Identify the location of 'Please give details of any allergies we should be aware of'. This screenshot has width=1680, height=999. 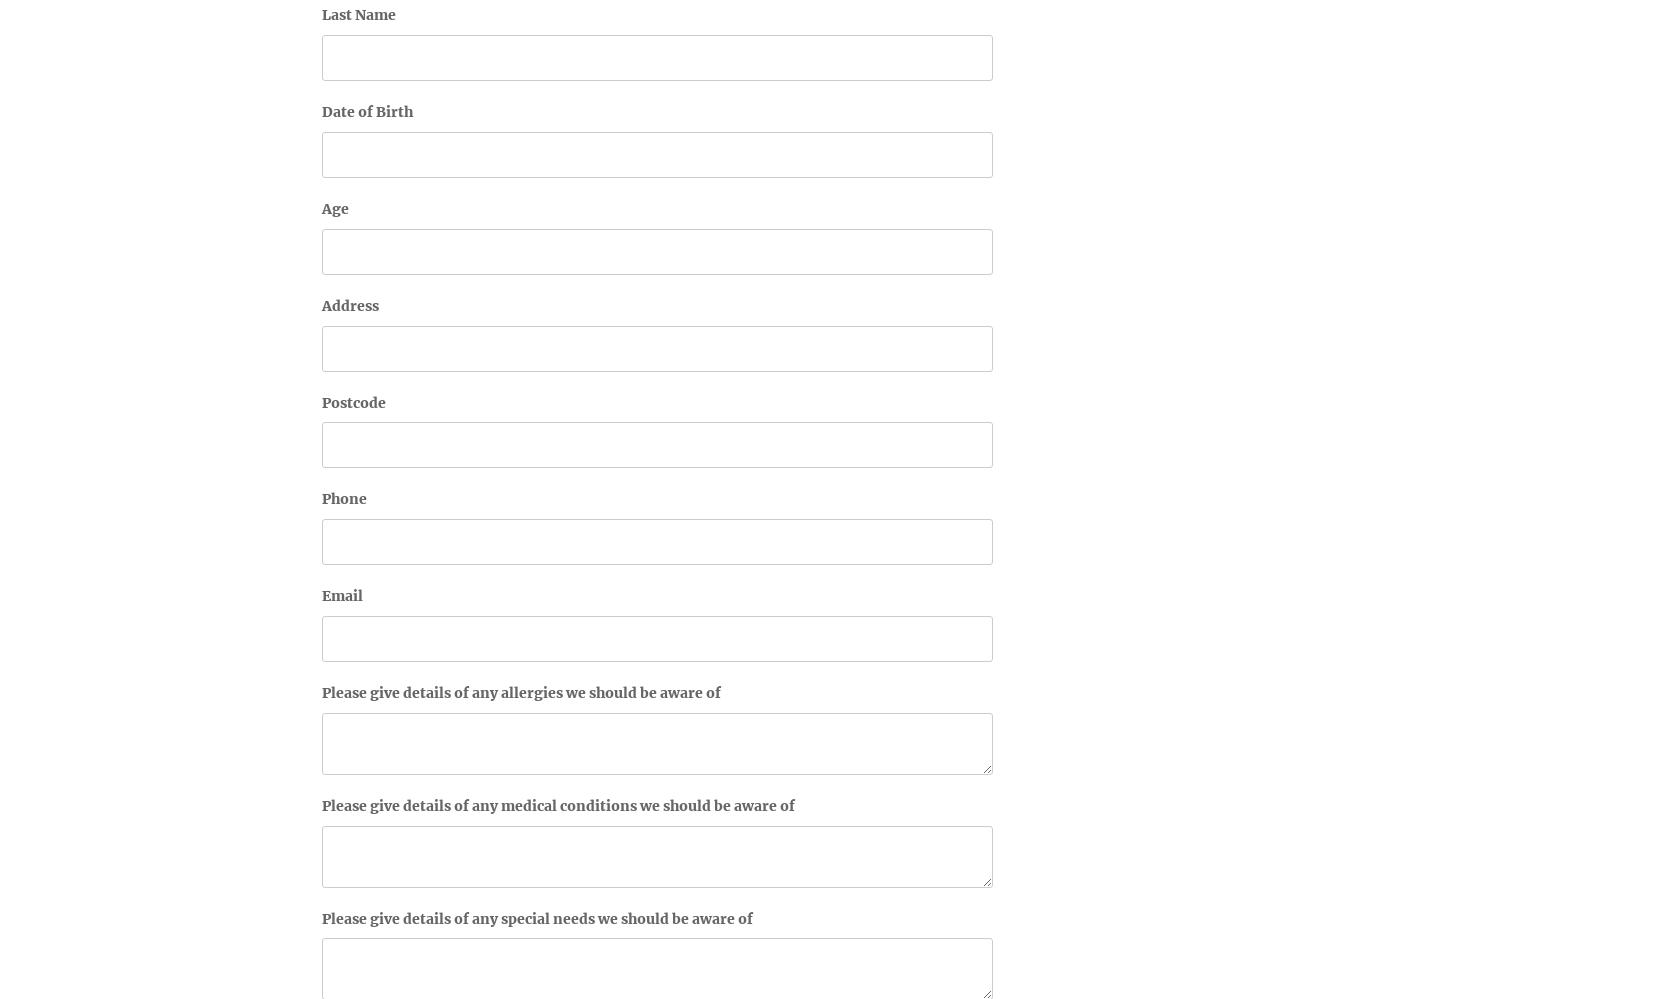
(521, 693).